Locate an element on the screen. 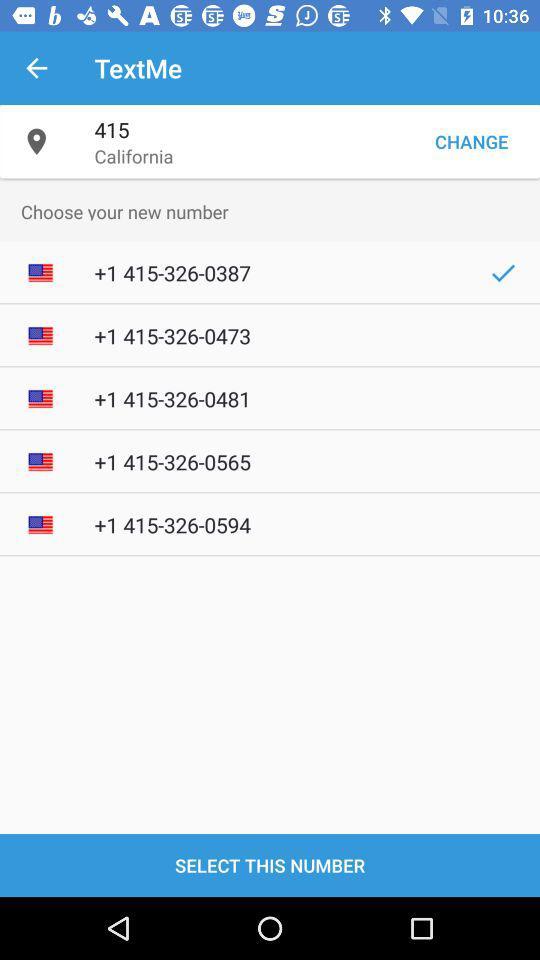 This screenshot has height=960, width=540. icon to the right of california is located at coordinates (471, 140).